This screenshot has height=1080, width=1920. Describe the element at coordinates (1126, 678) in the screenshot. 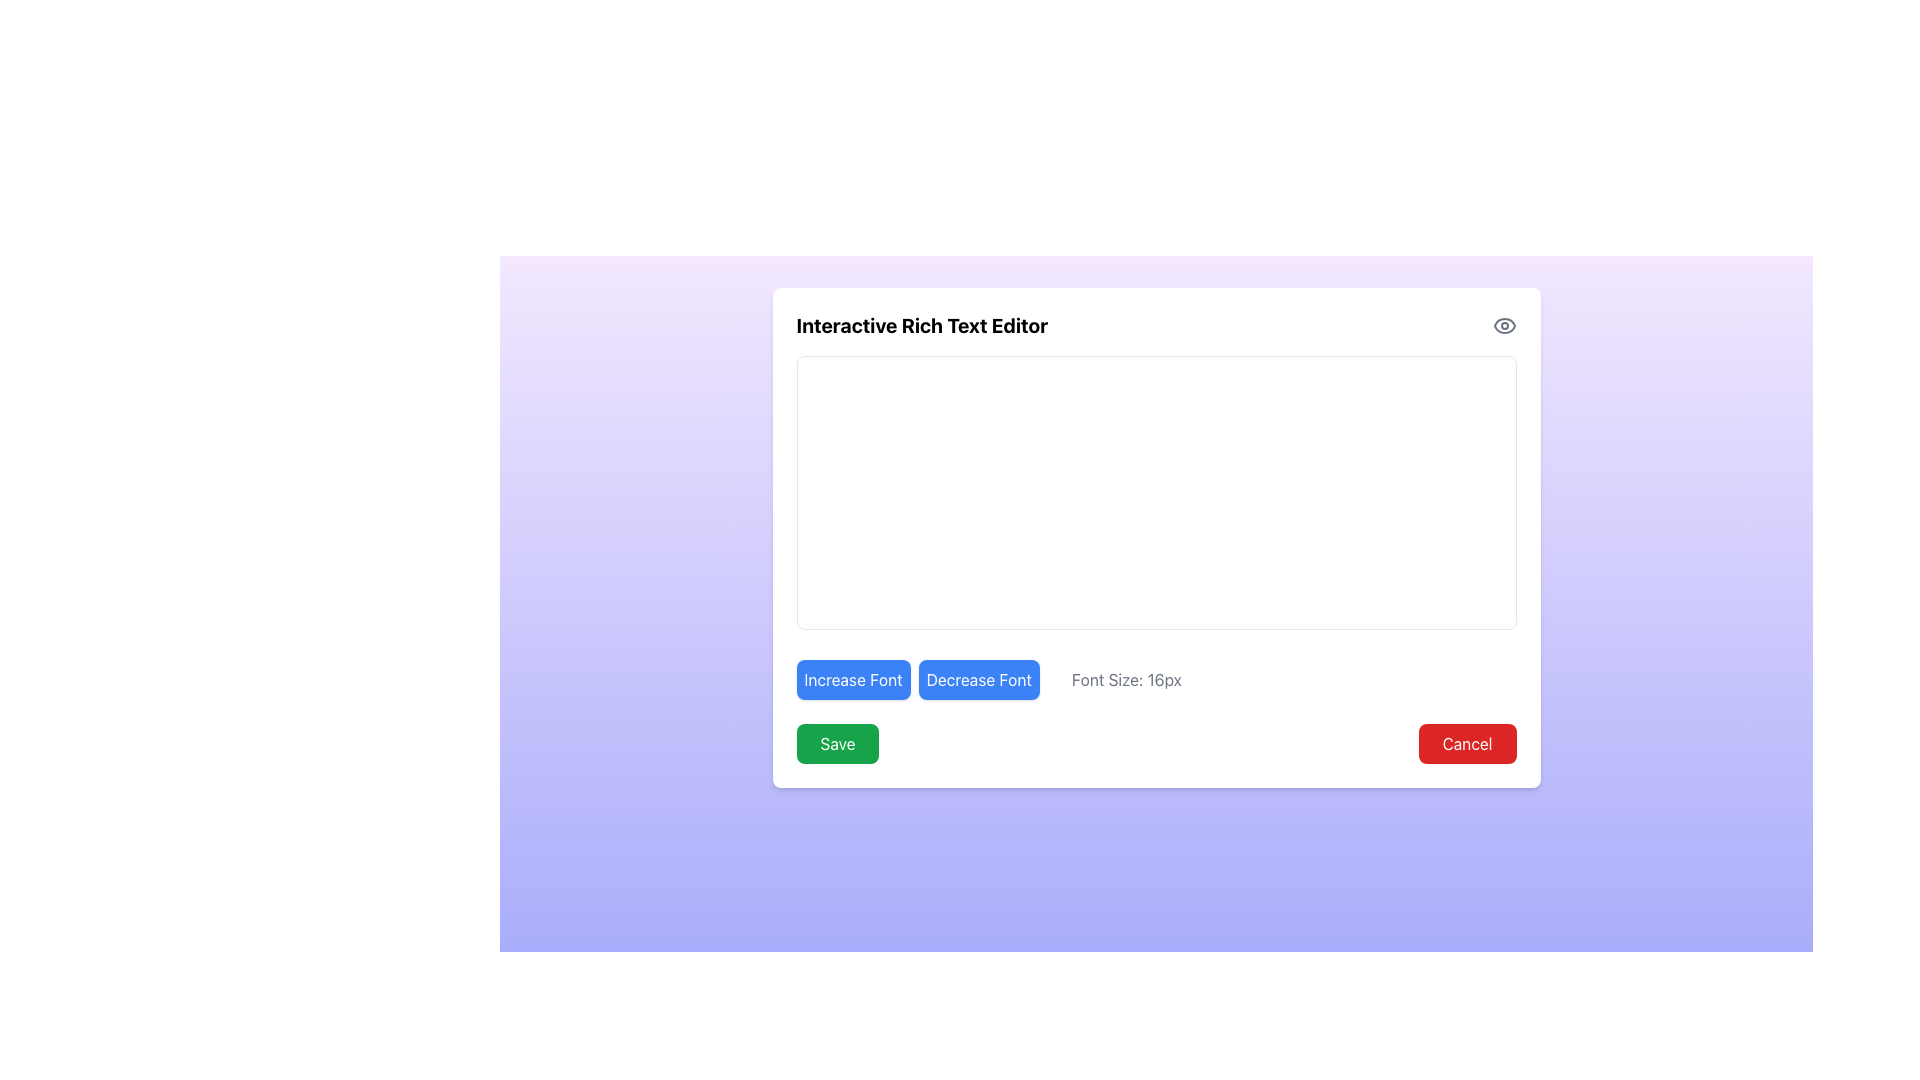

I see `the Text Display element that shows the current font size, located to the right of the 'Increase Font' and 'Decrease Font' buttons` at that location.